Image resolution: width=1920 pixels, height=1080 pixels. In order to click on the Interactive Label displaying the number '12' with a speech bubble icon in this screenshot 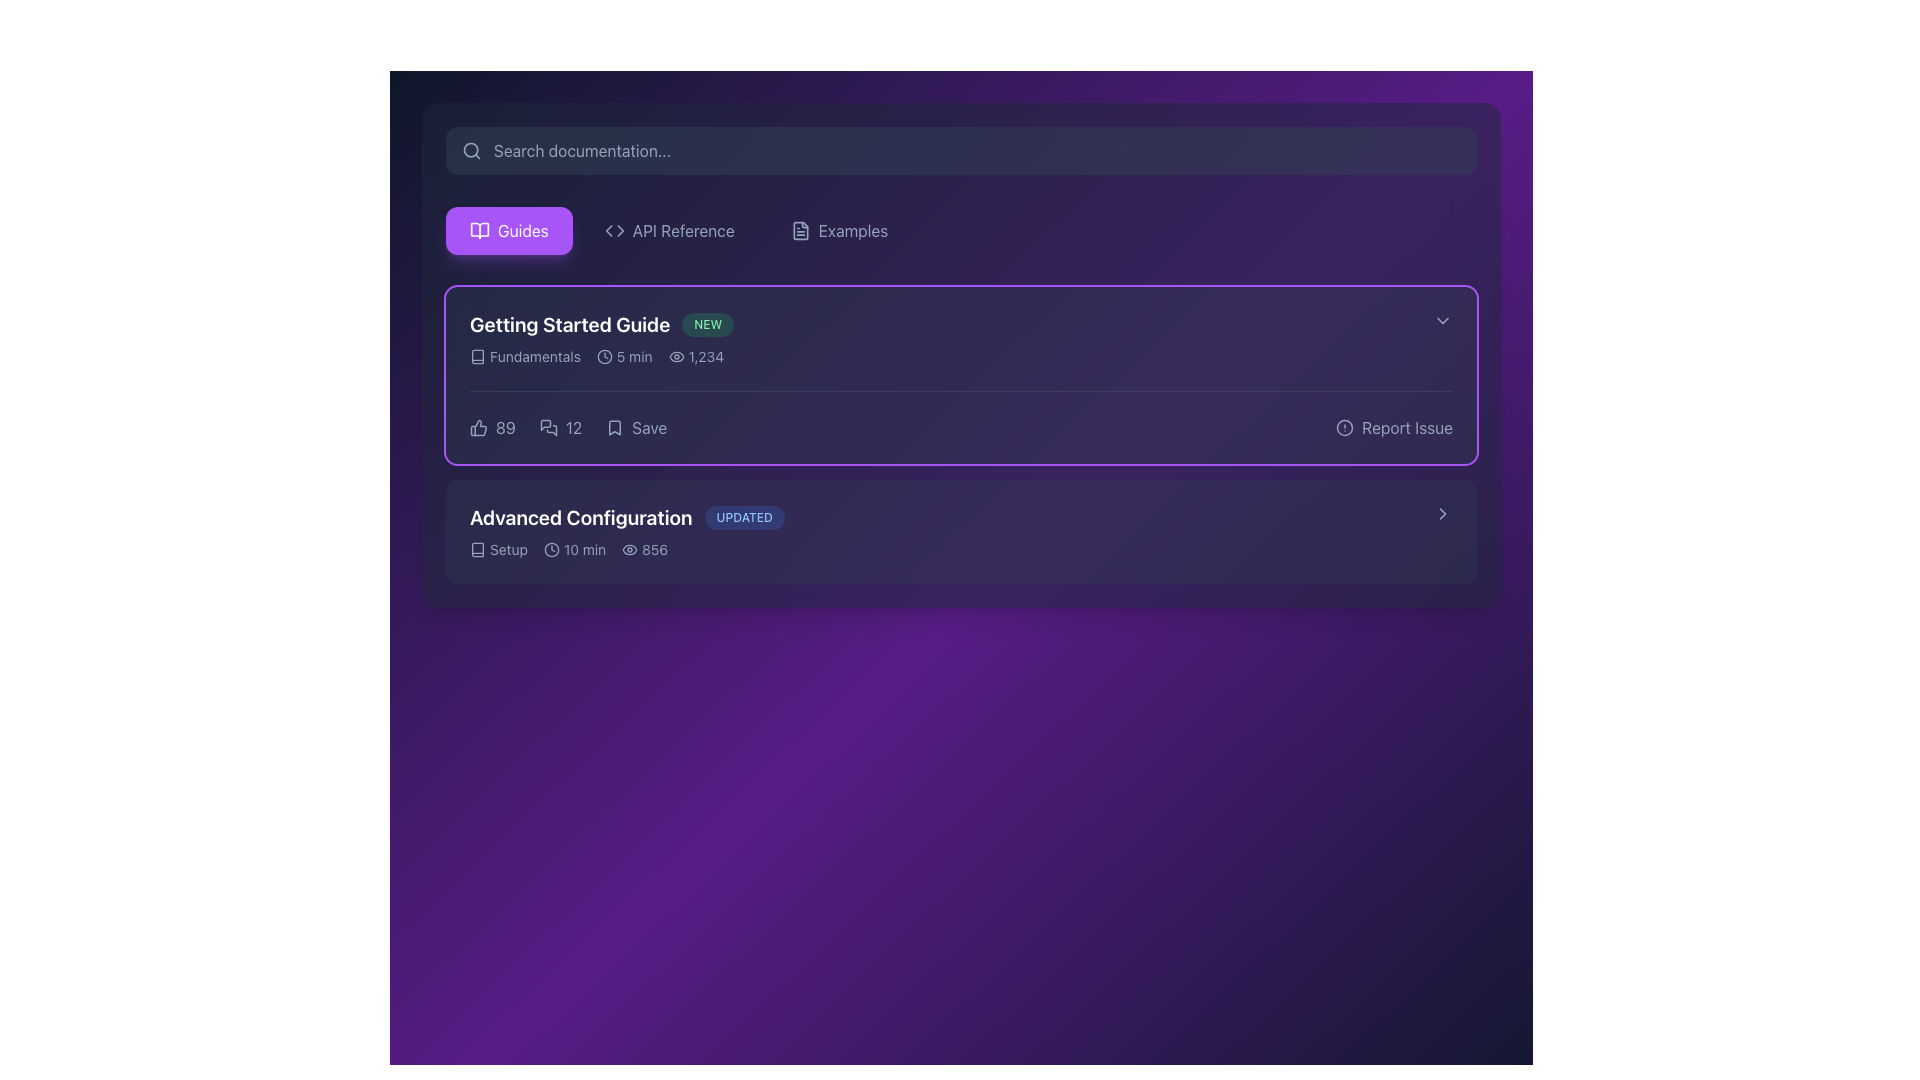, I will do `click(560, 427)`.